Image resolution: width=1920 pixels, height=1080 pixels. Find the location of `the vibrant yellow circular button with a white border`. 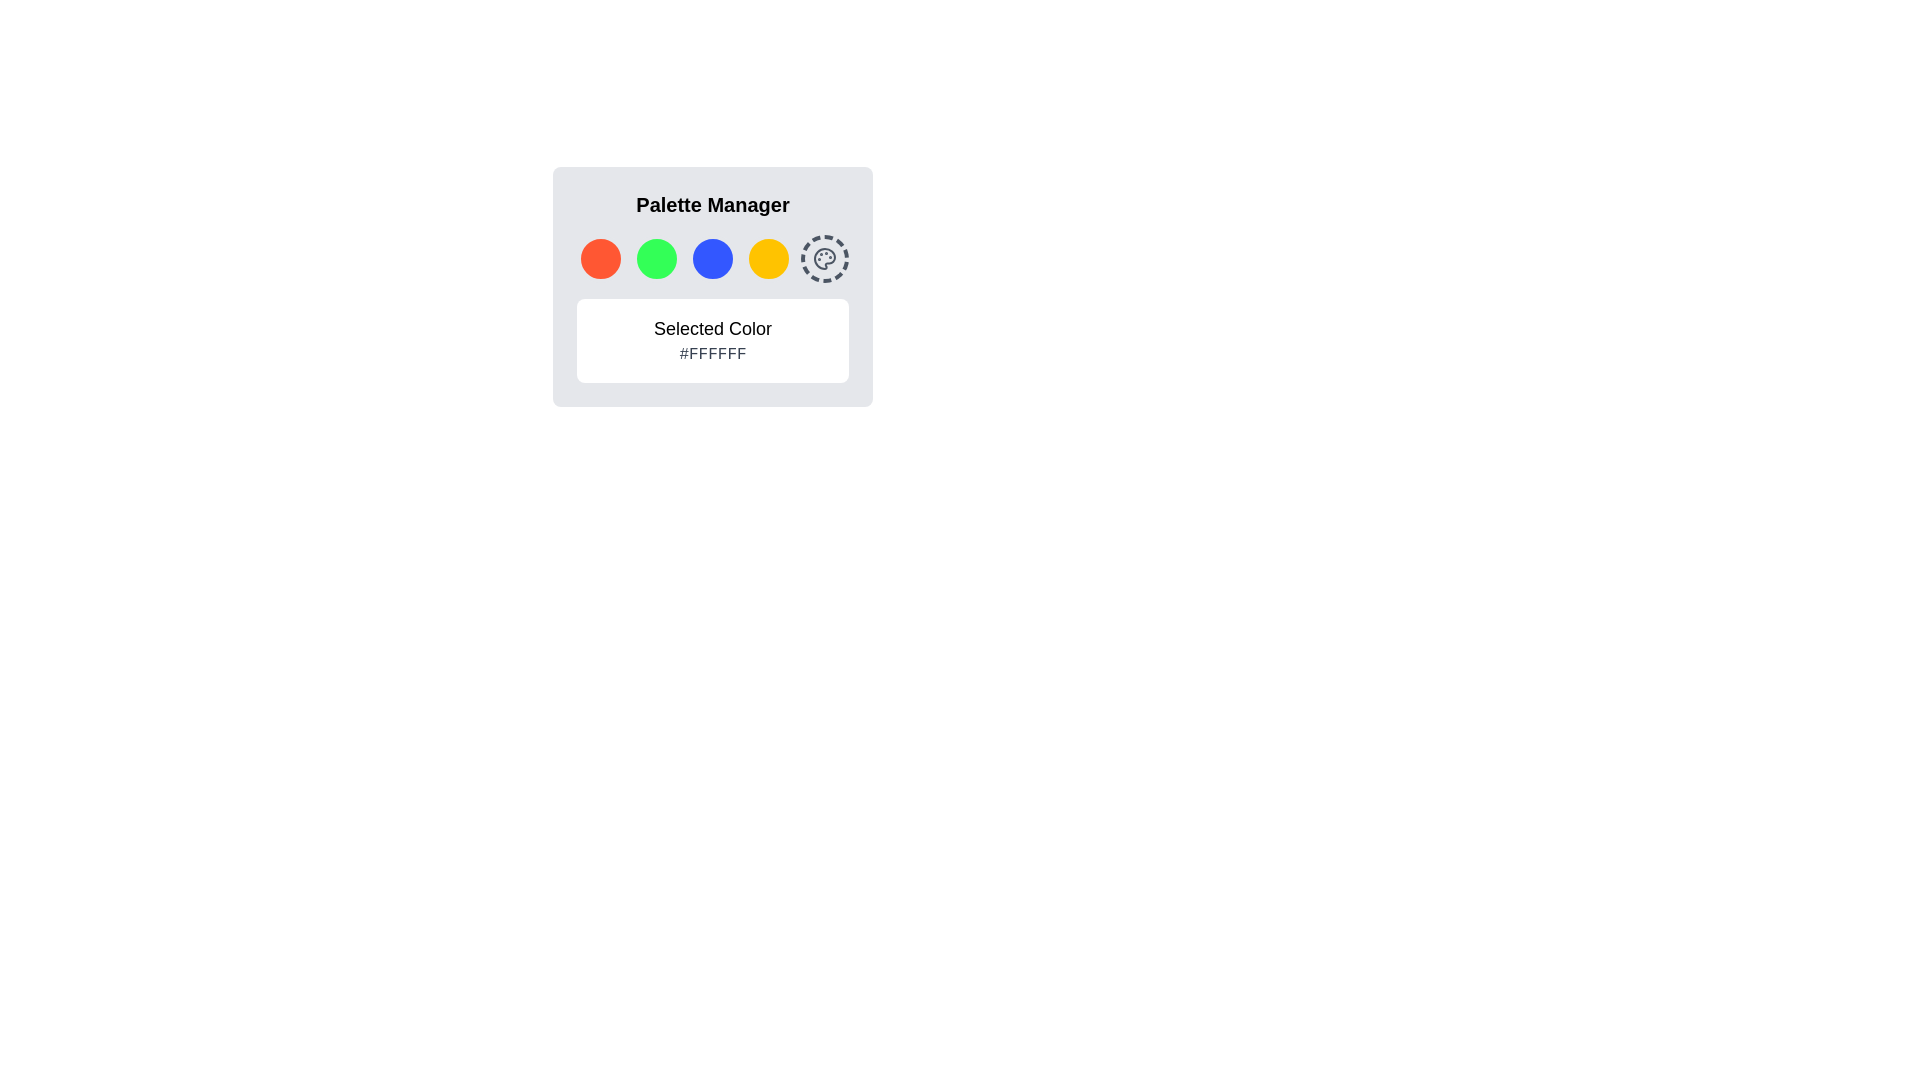

the vibrant yellow circular button with a white border is located at coordinates (767, 257).